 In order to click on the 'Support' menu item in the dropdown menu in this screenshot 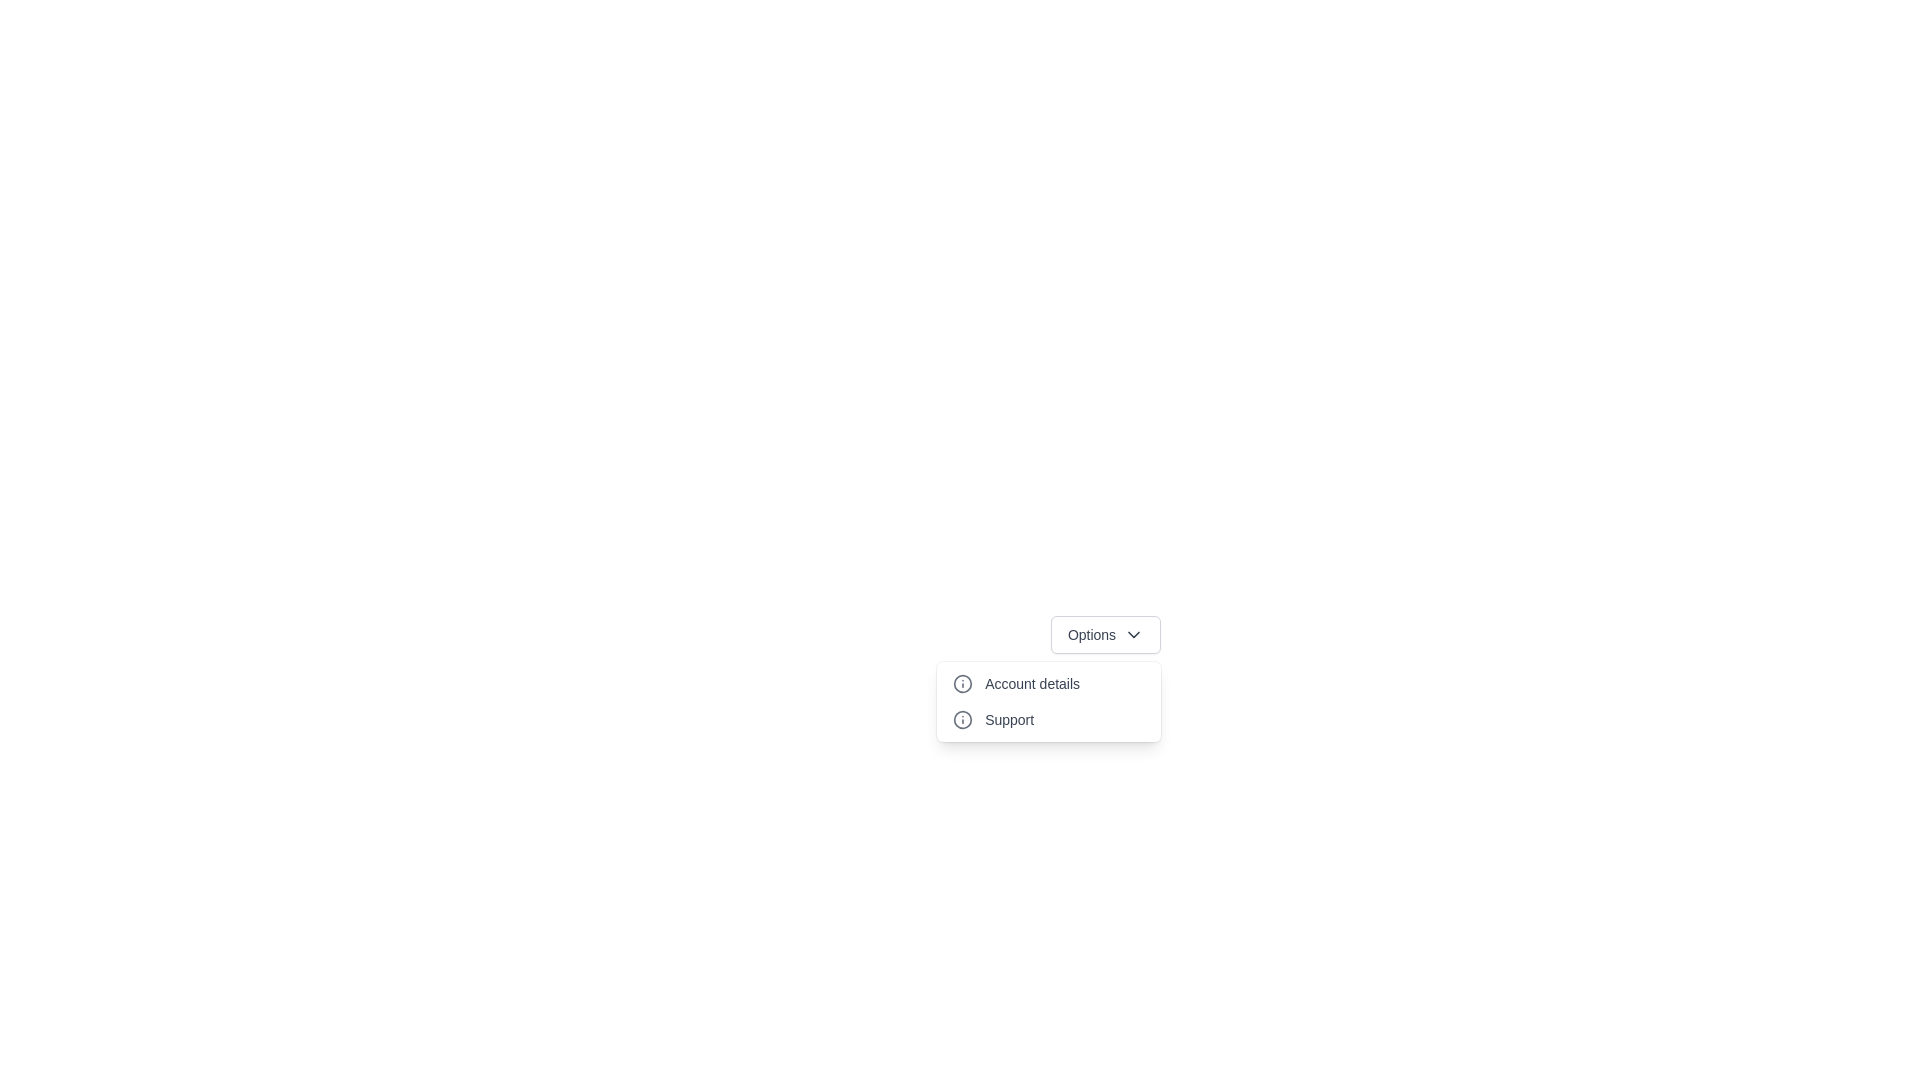, I will do `click(1048, 720)`.